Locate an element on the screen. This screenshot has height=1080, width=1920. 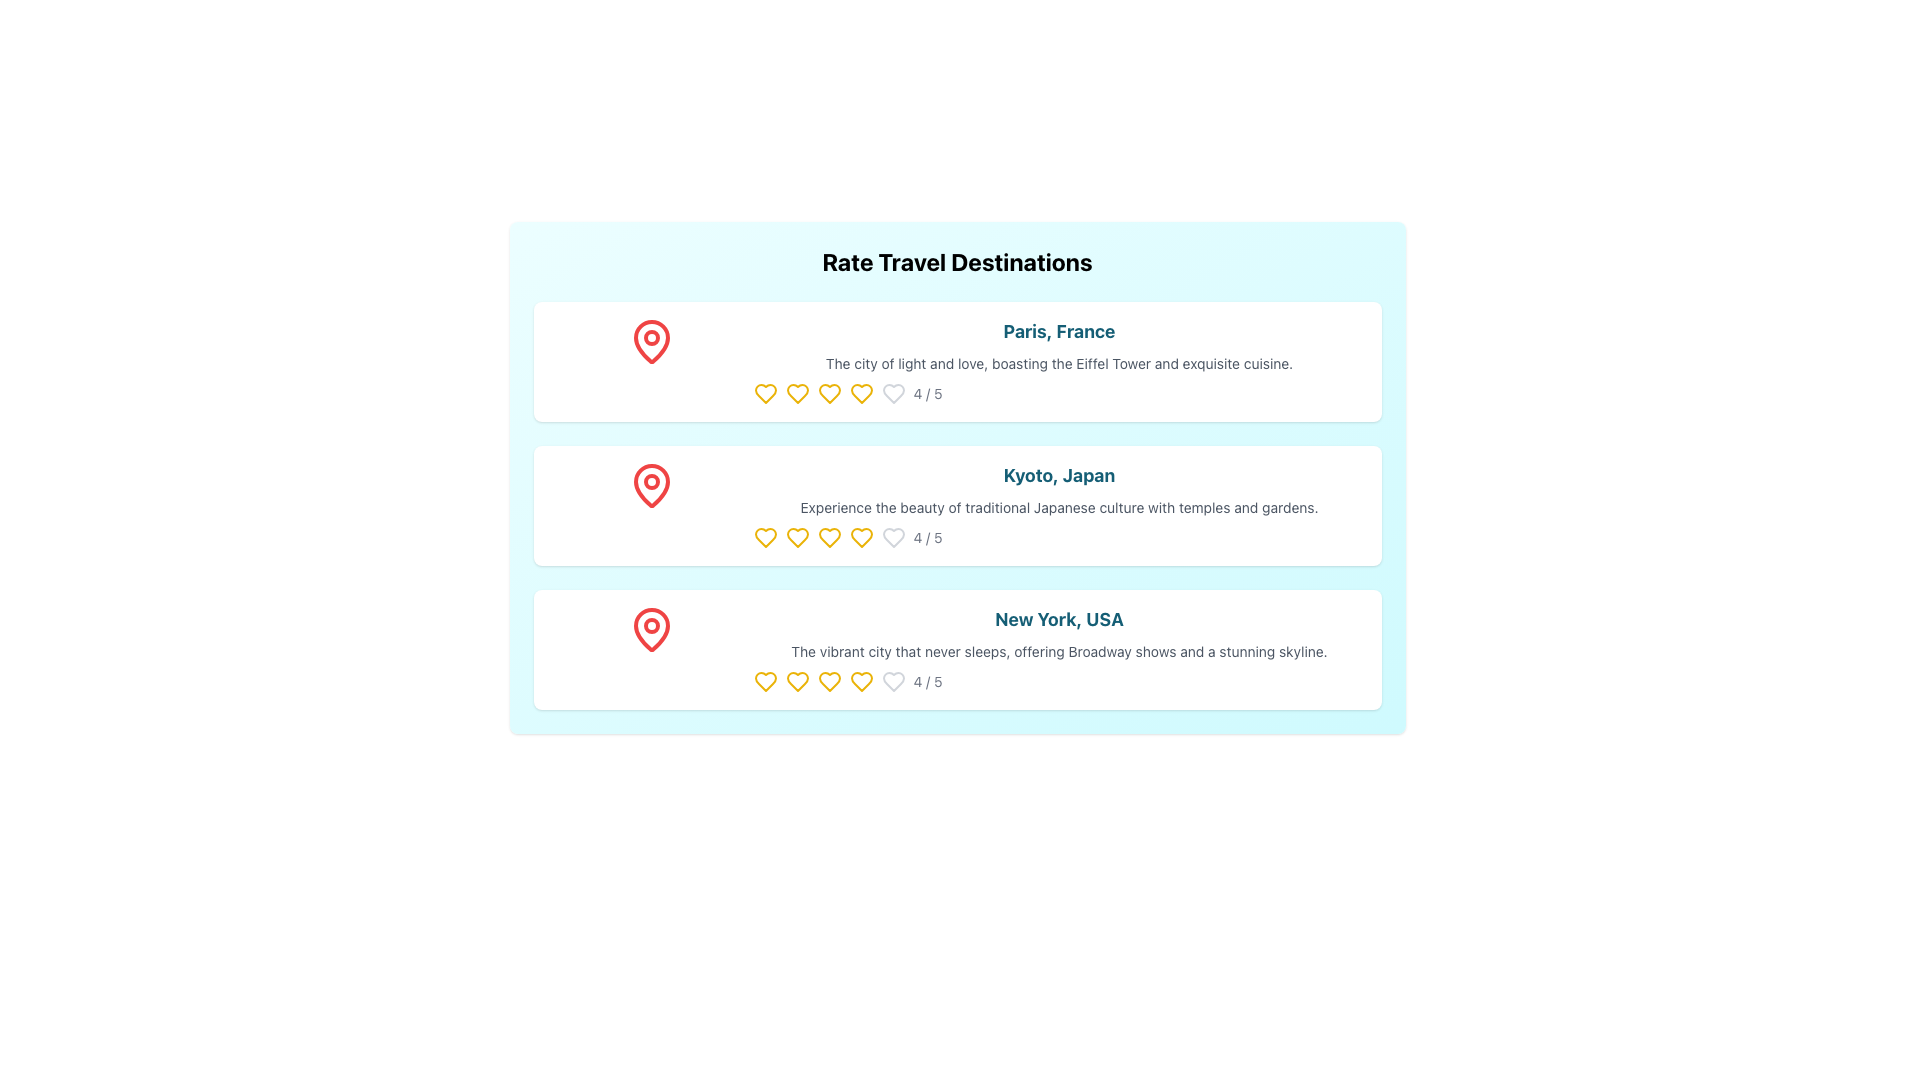
the heart icon in the 'Rate Travel Destinations' panel for 'New York, USA' is located at coordinates (861, 681).